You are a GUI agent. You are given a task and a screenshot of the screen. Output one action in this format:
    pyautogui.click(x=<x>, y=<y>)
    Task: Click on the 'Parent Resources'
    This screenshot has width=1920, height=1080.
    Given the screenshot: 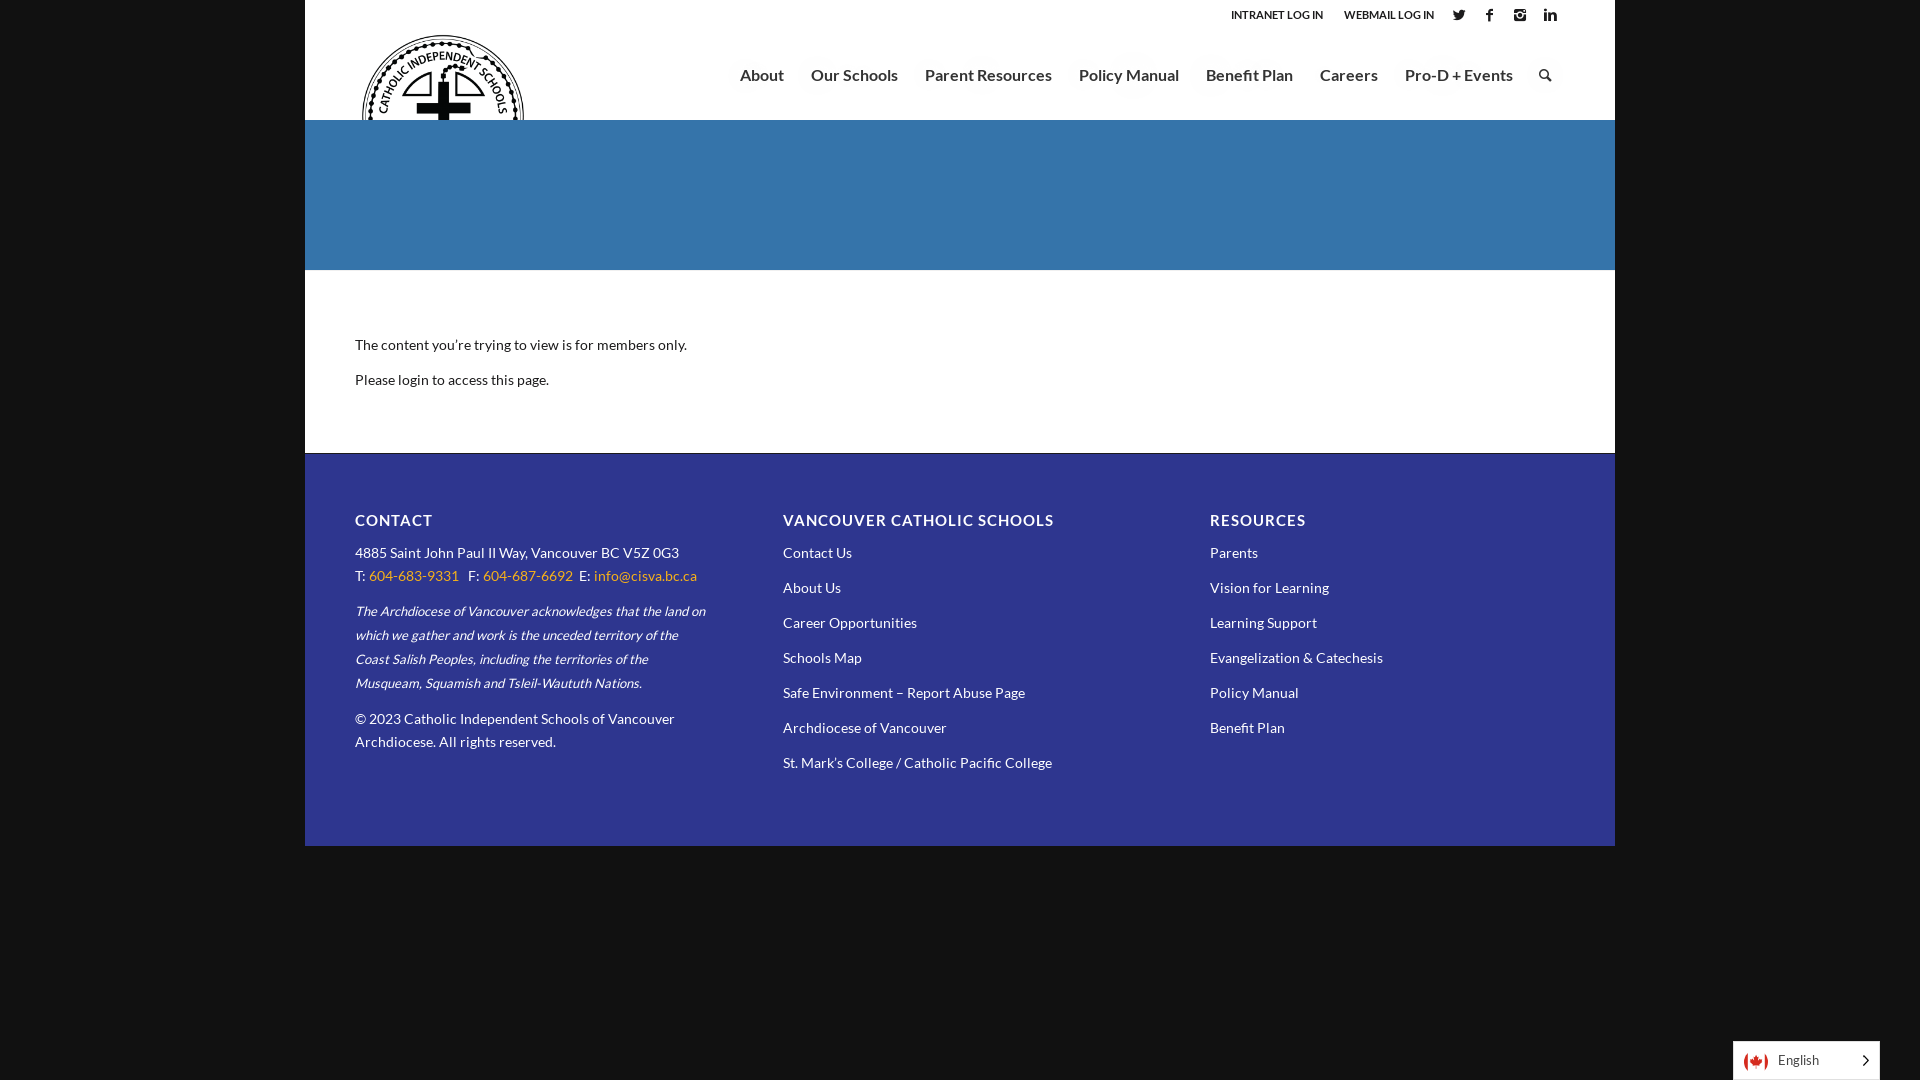 What is the action you would take?
    pyautogui.click(x=988, y=73)
    